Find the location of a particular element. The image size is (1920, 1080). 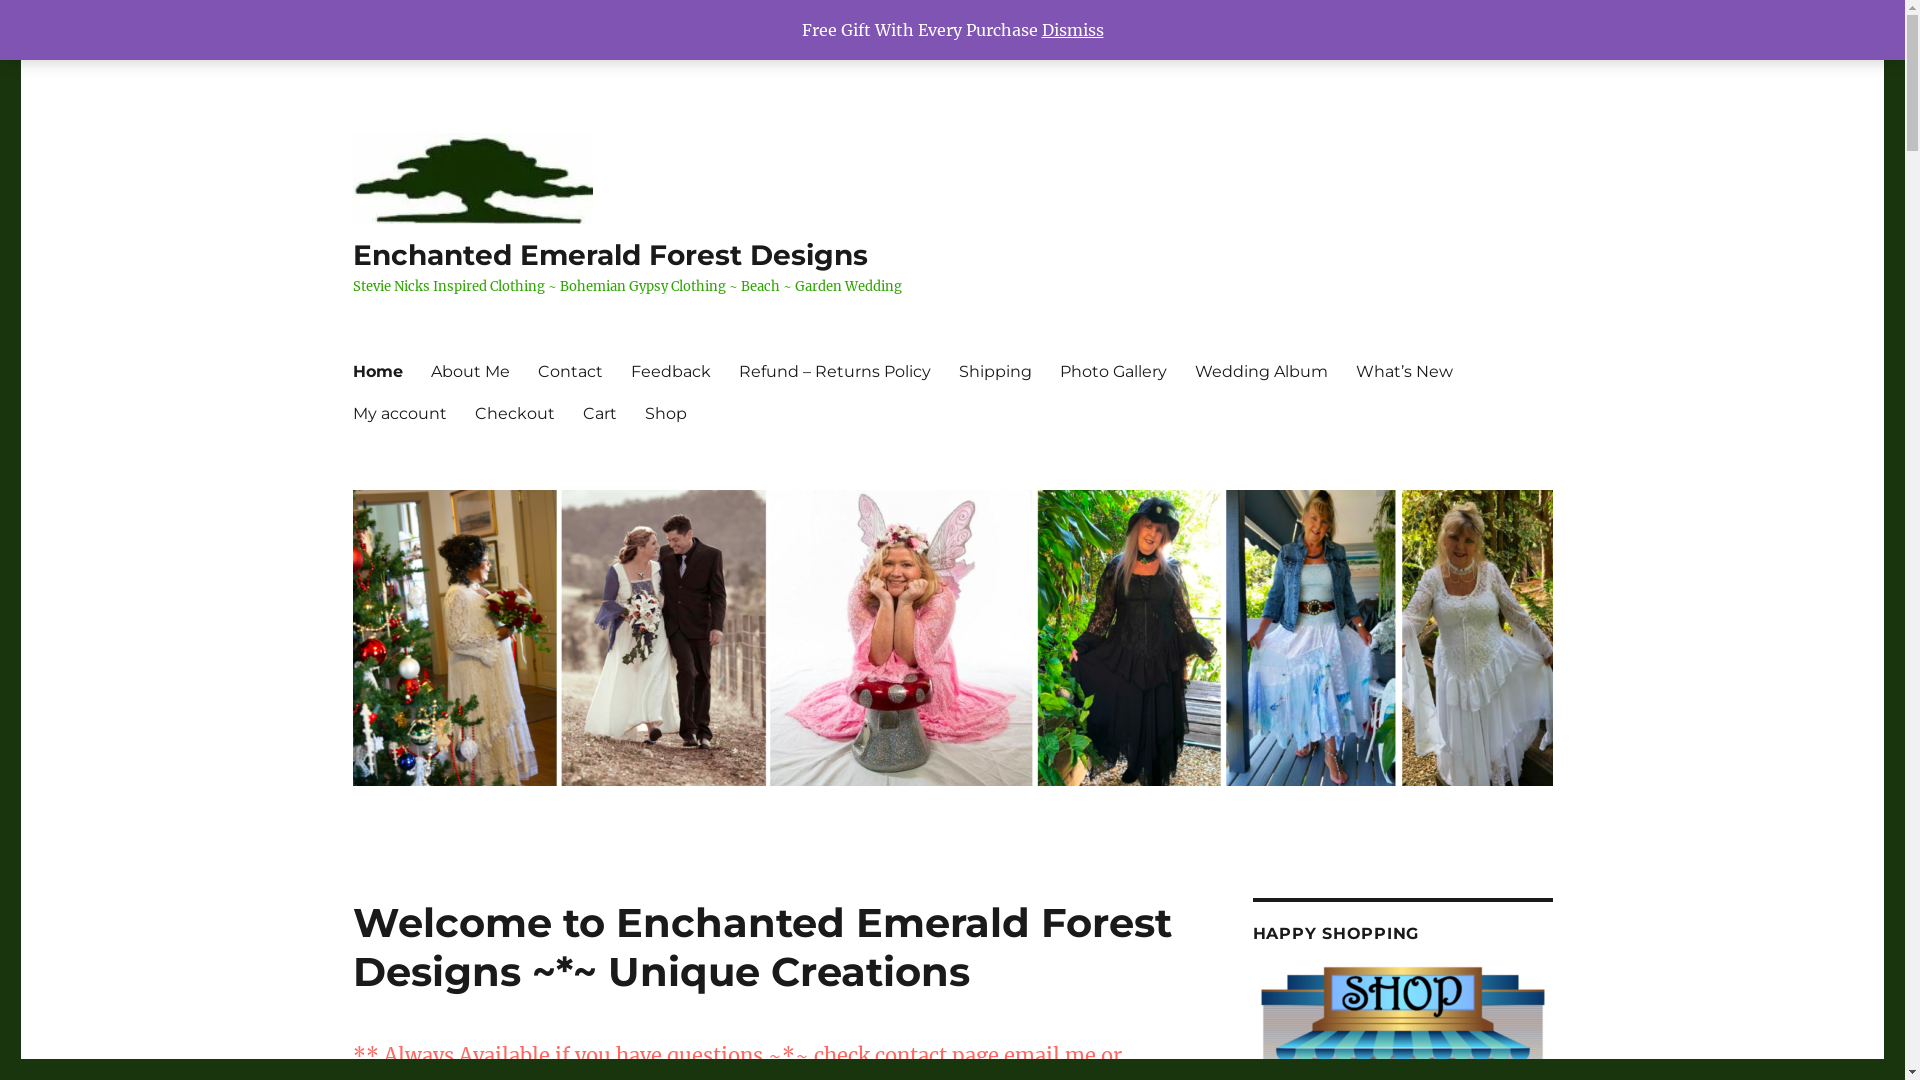

'About Me' is located at coordinates (415, 370).